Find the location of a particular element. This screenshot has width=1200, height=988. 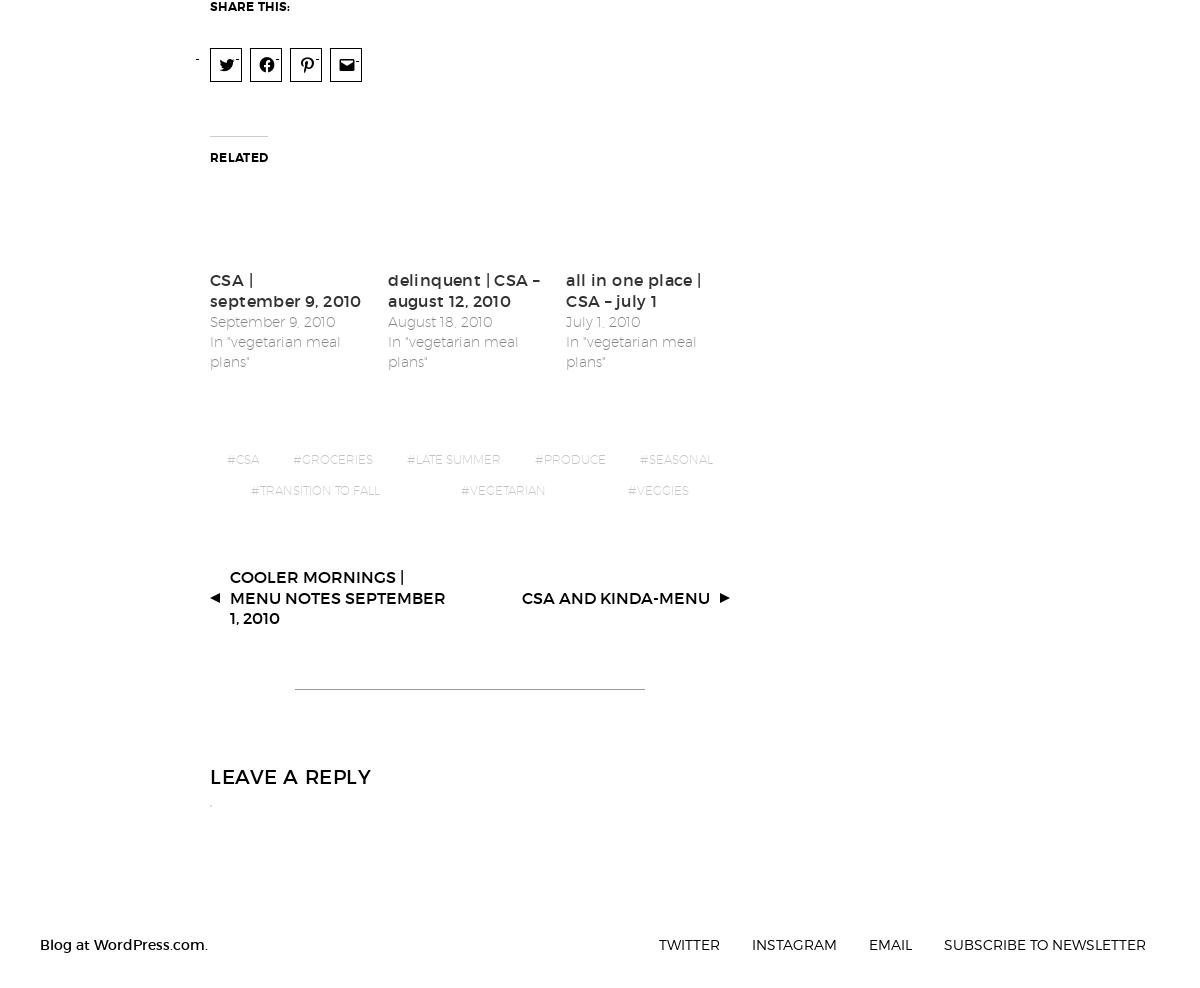

'cooler mornings | menu notes september 1, 2010' is located at coordinates (338, 583).